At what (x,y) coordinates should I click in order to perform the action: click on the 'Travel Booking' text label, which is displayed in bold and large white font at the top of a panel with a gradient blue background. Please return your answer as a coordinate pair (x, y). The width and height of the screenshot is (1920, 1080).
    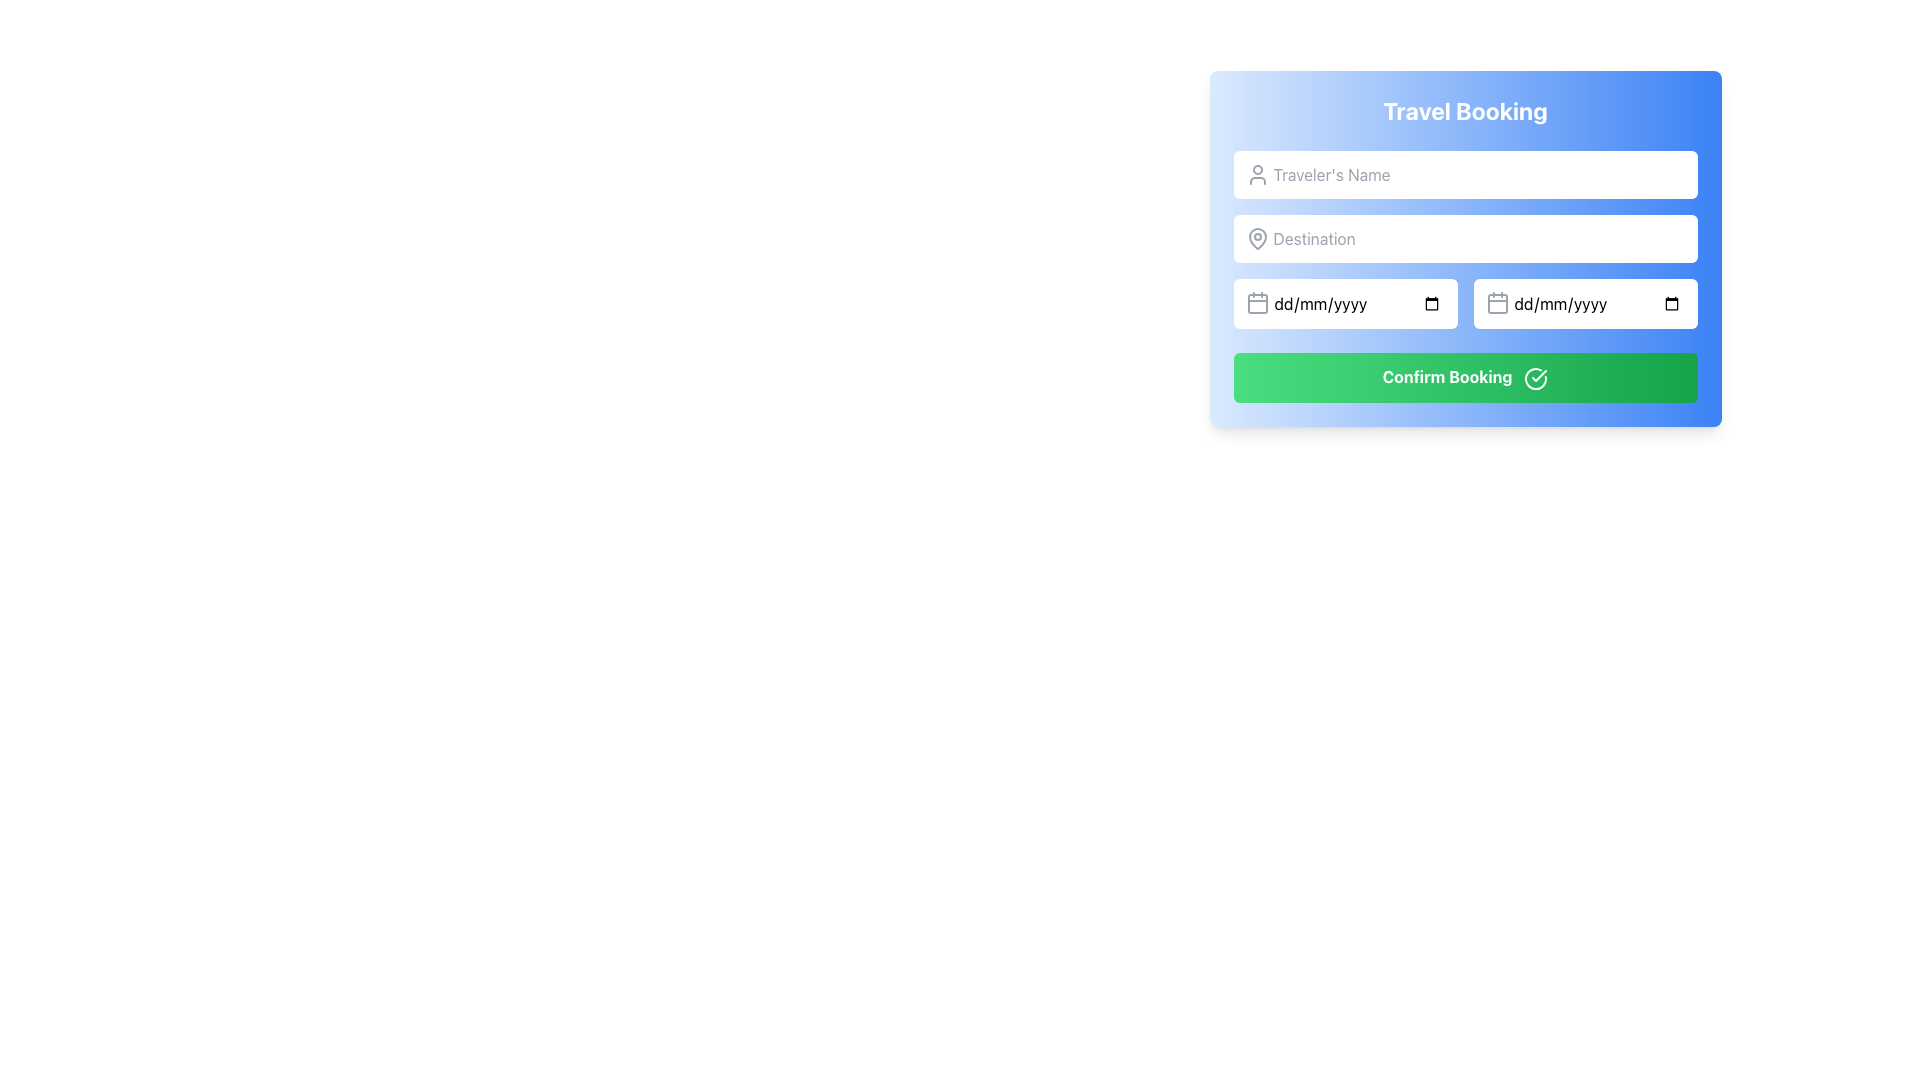
    Looking at the image, I should click on (1465, 111).